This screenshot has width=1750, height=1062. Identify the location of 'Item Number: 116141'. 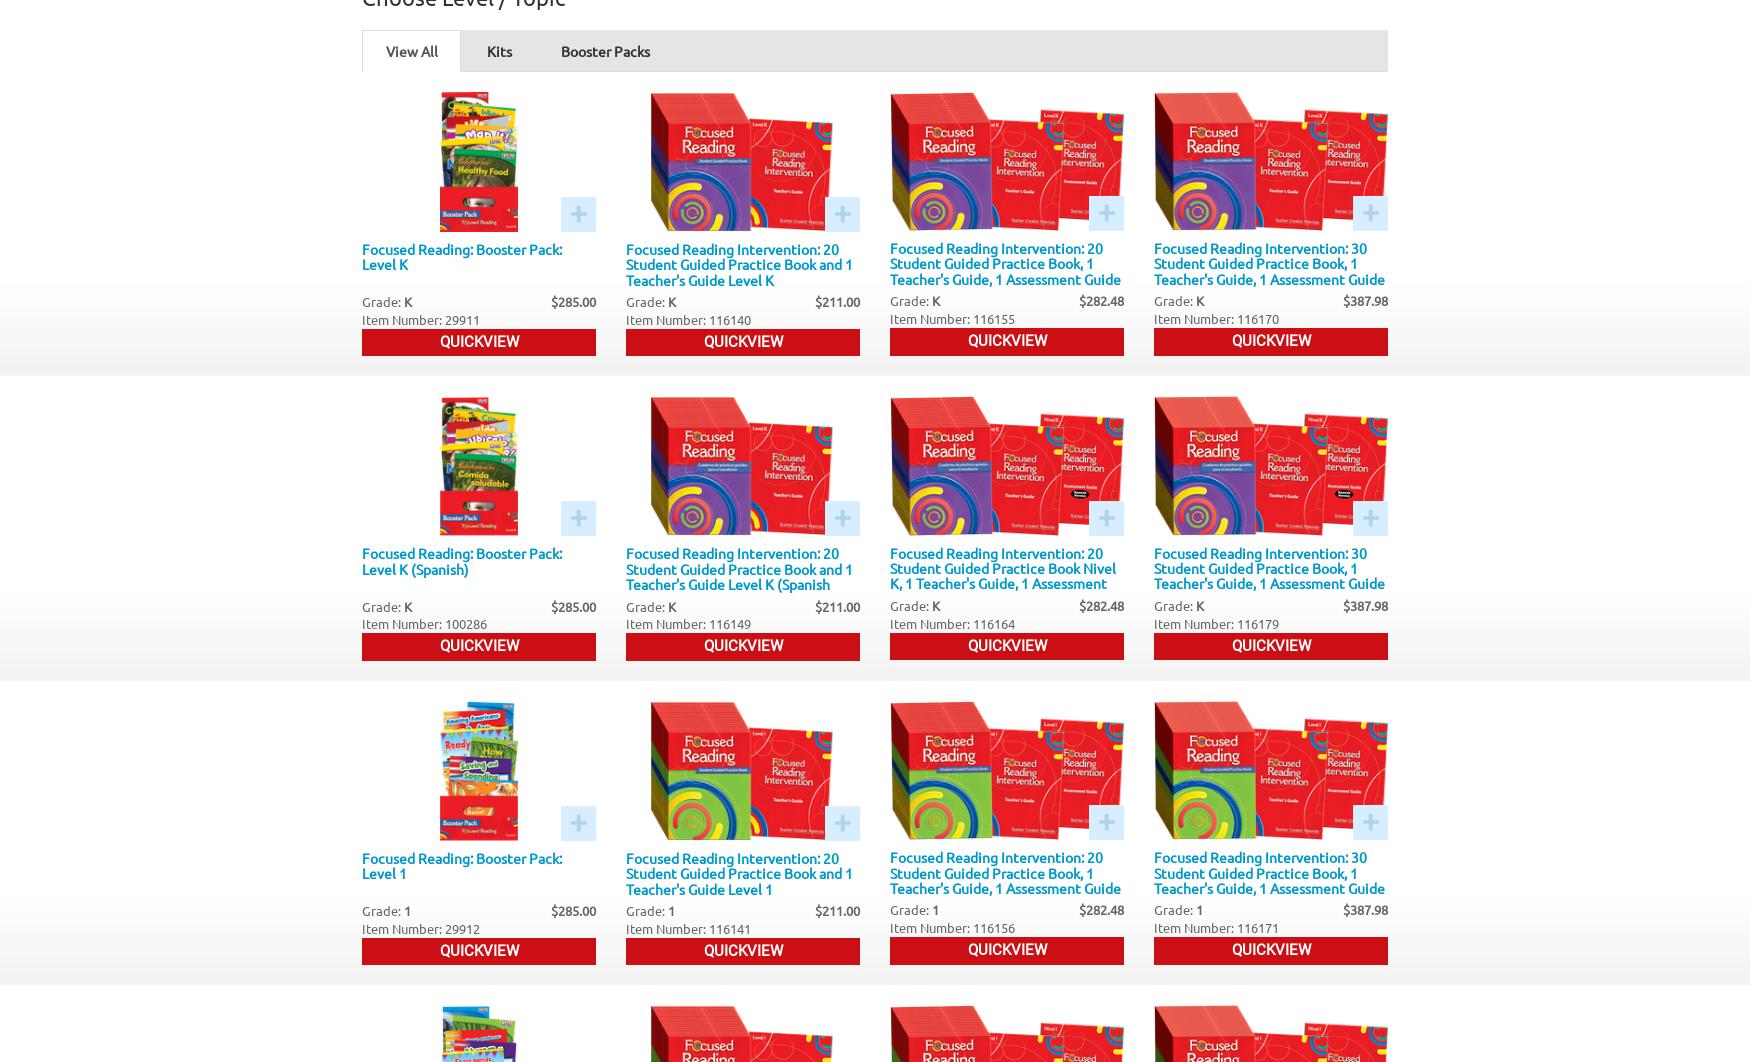
(688, 927).